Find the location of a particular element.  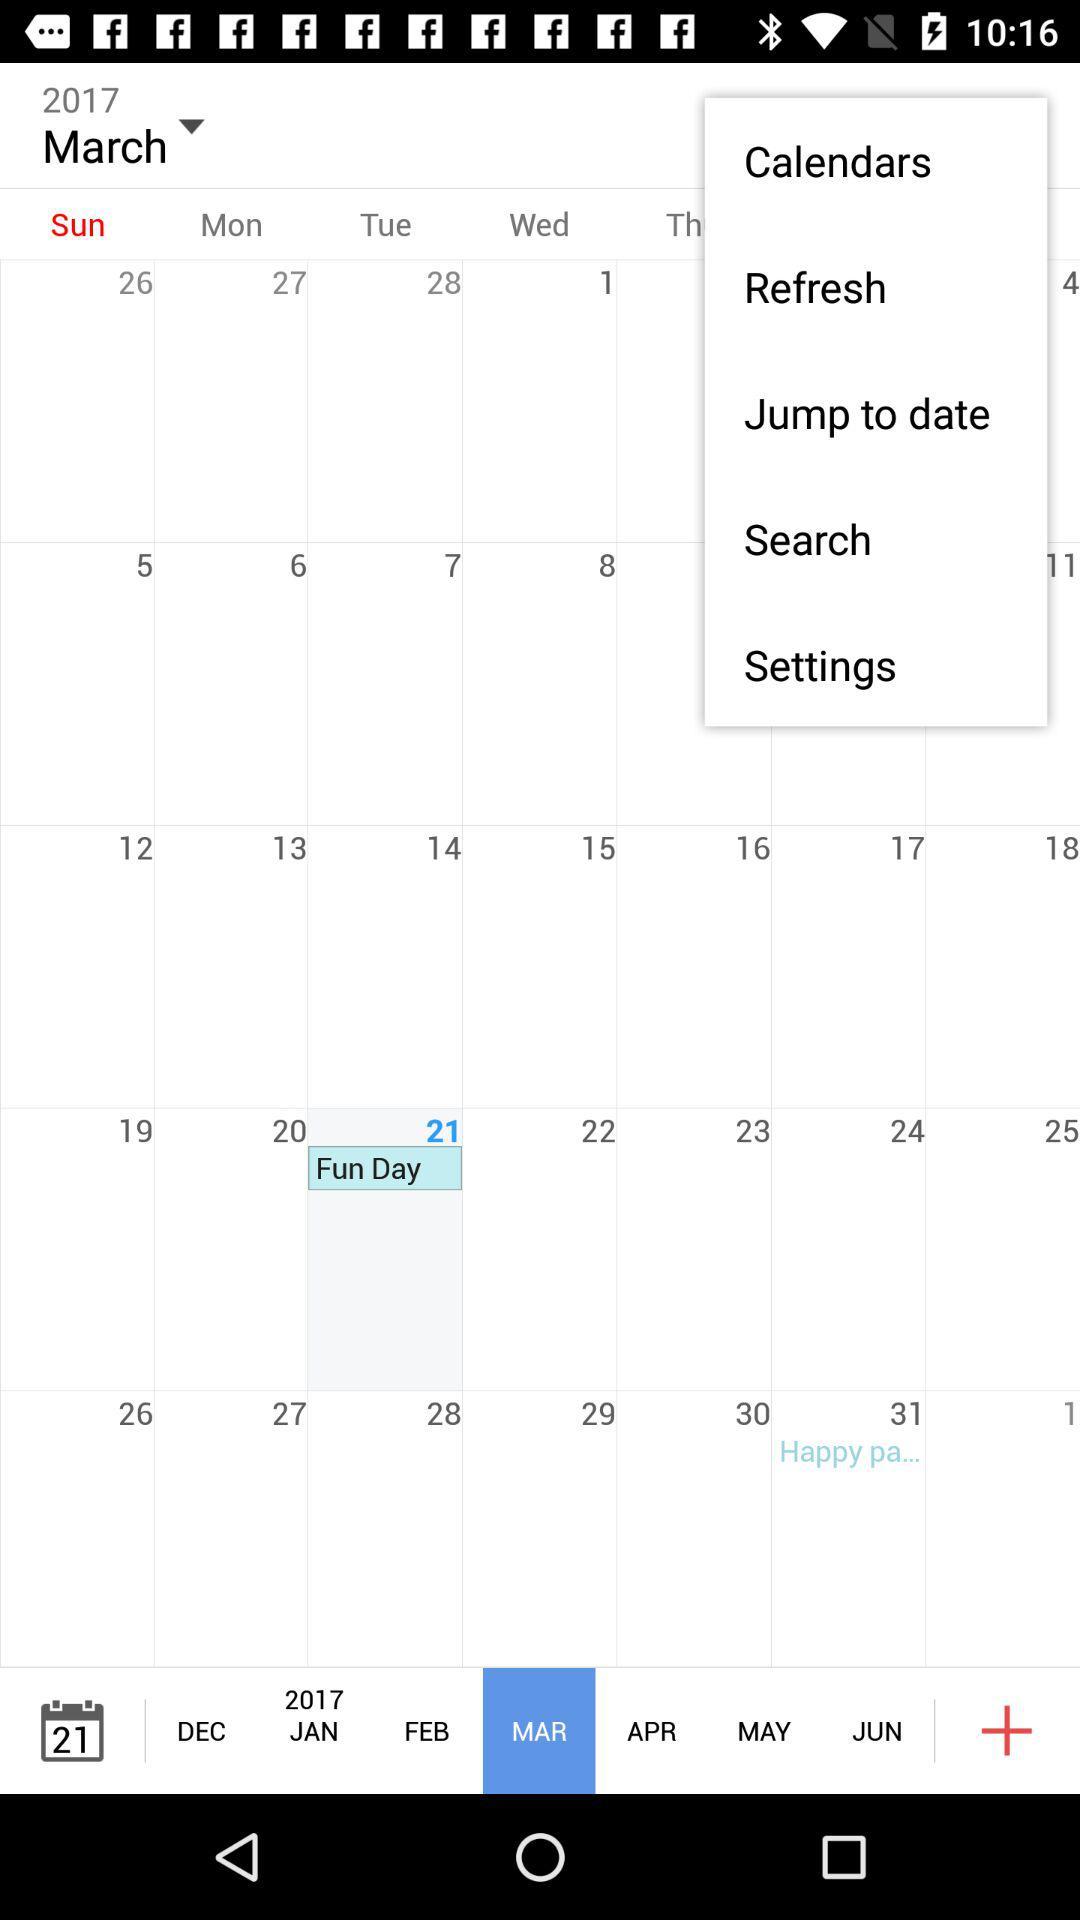

icon above the search app is located at coordinates (874, 411).